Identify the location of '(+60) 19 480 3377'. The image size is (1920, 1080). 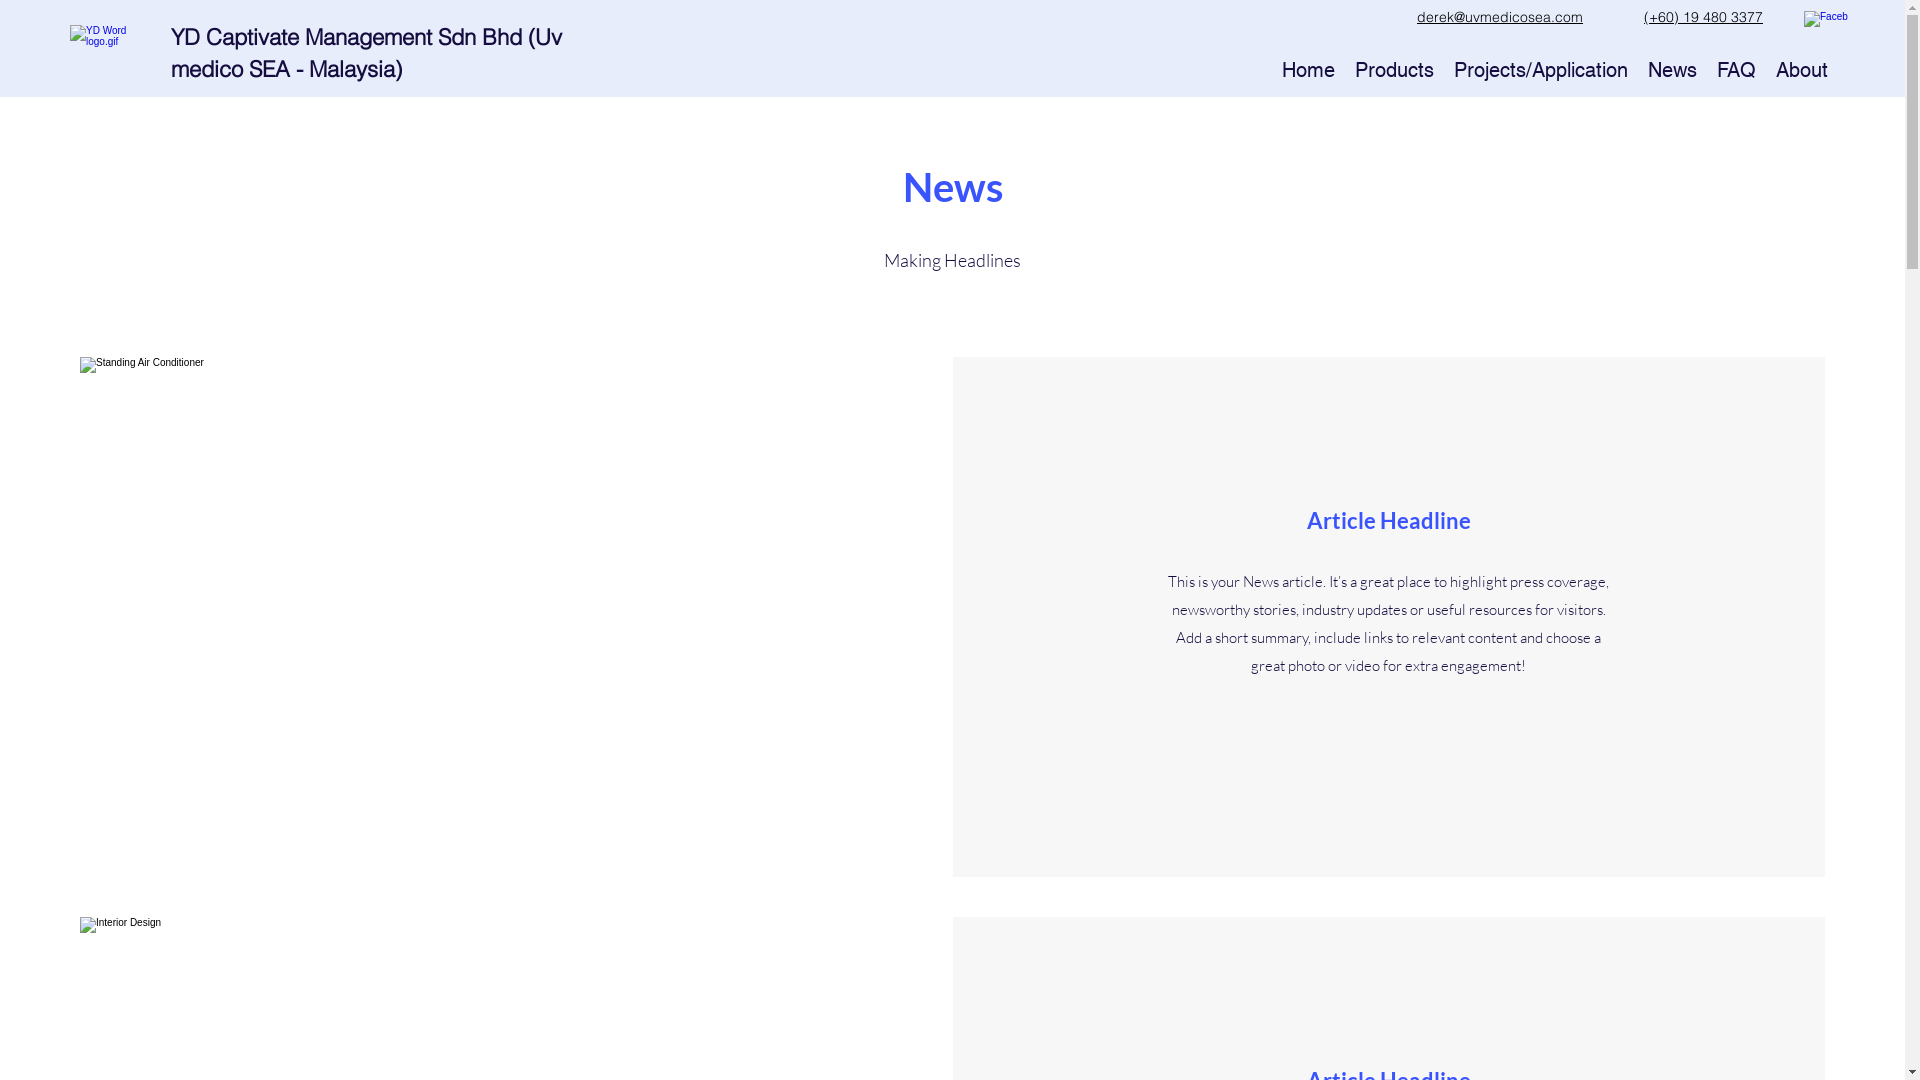
(1643, 16).